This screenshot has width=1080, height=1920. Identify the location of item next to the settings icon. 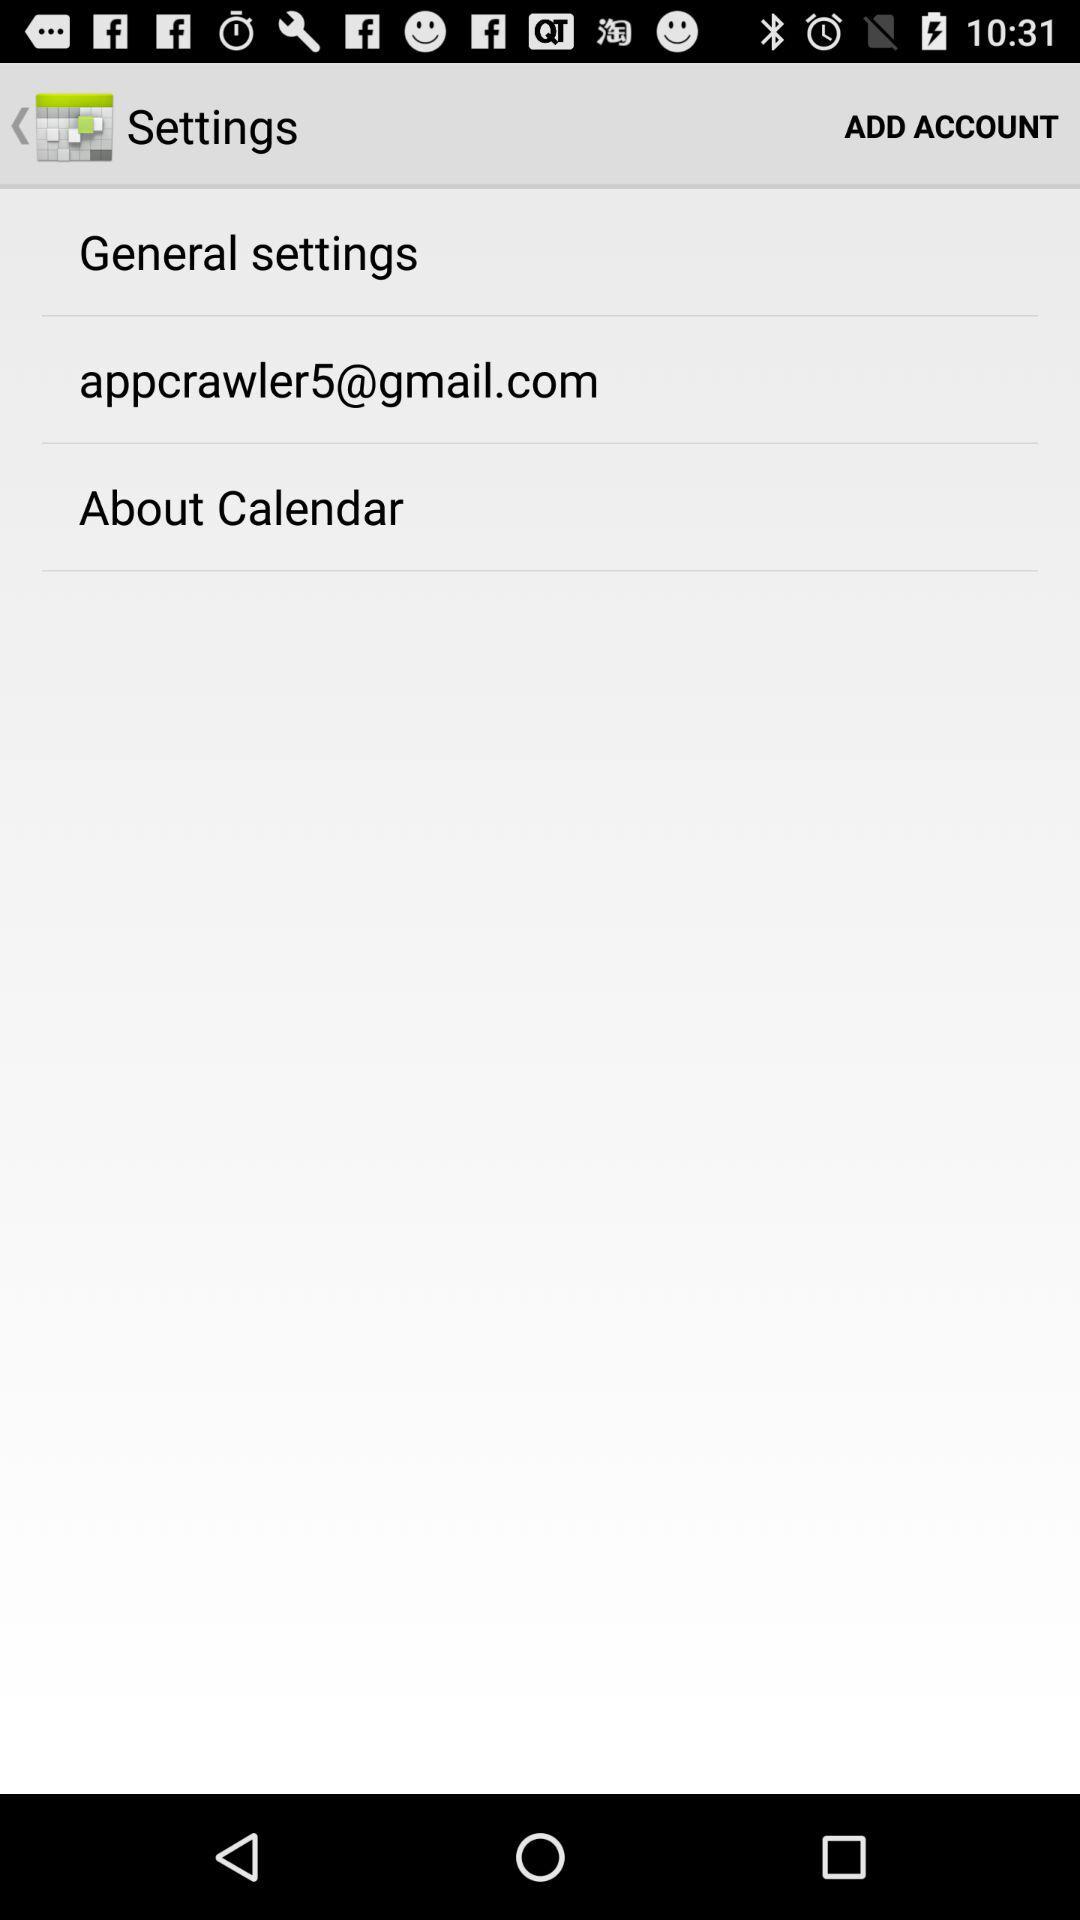
(950, 124).